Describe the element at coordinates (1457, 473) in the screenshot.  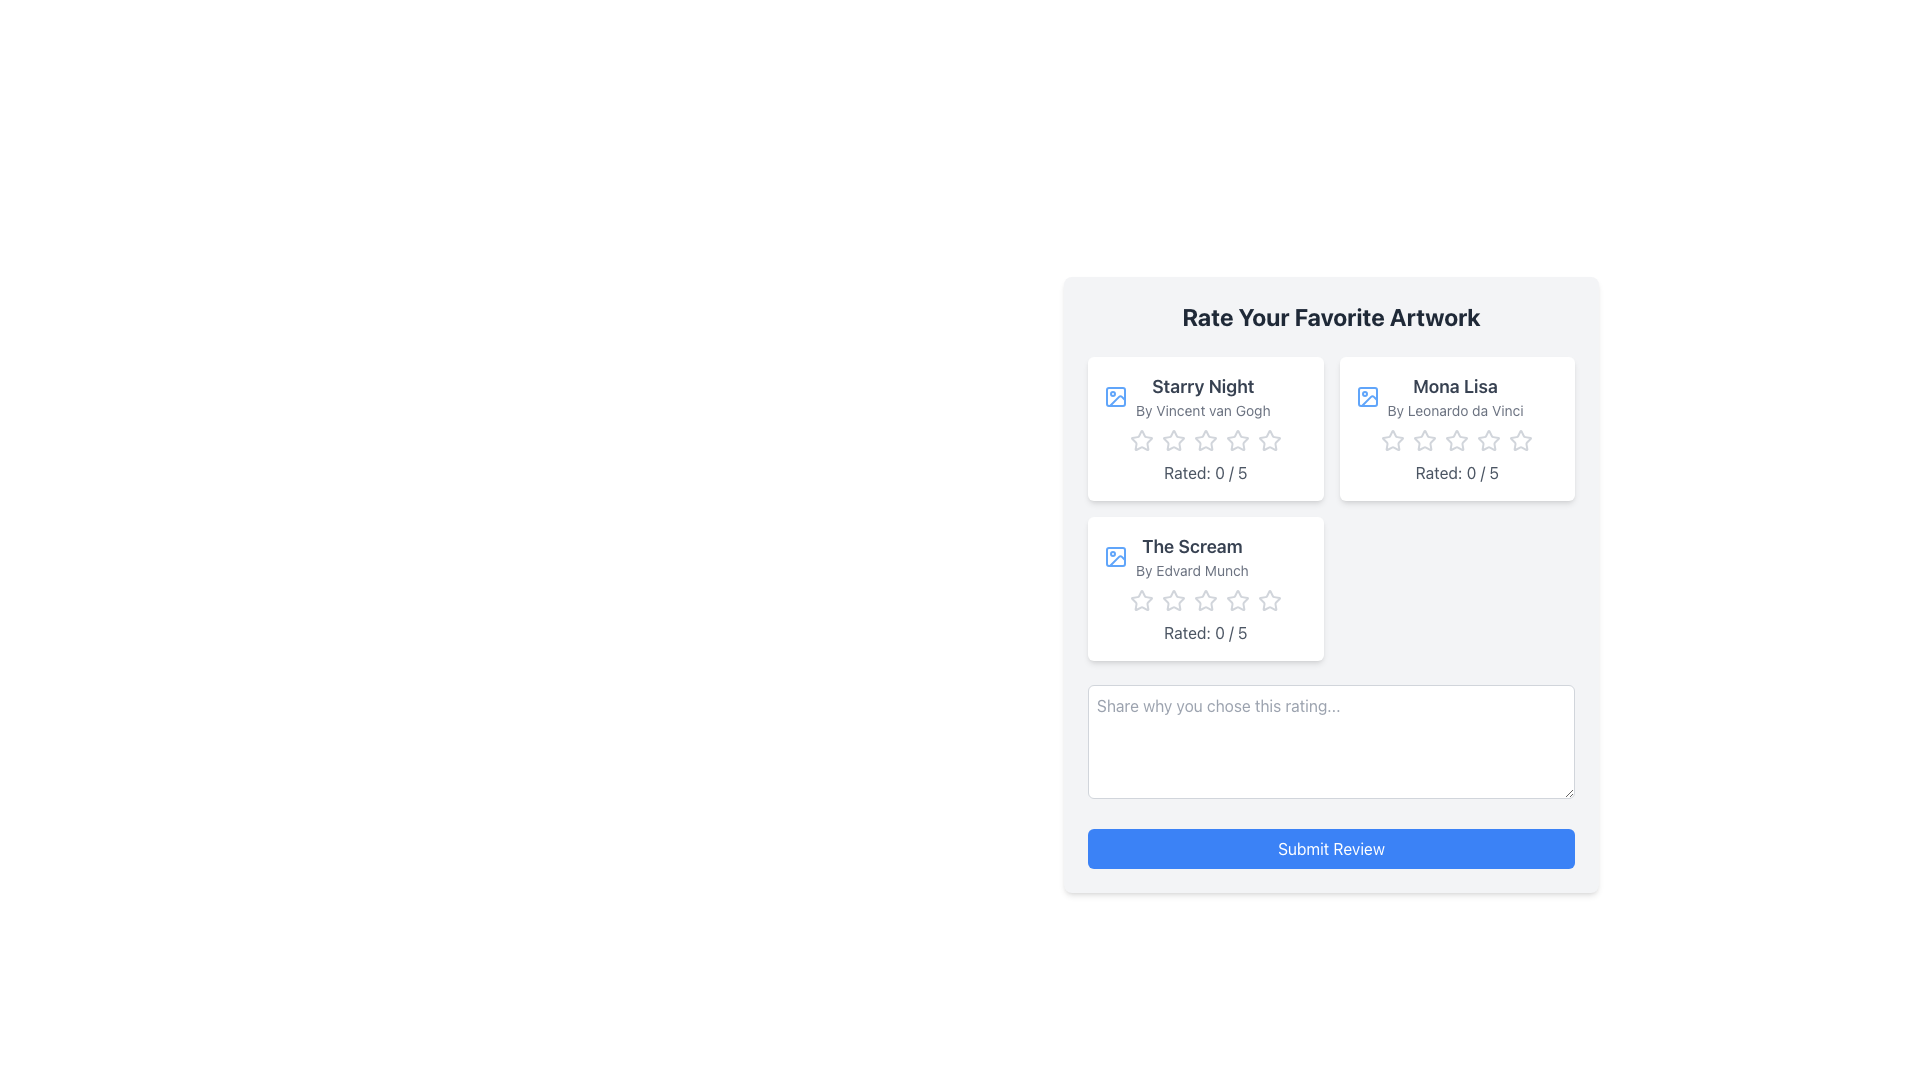
I see `the text label displaying the rating information for the artwork 'Mona Lisa', which shows 'Rated: 0 / 5' and is positioned below the star rating visuals within the white rectangular card` at that location.